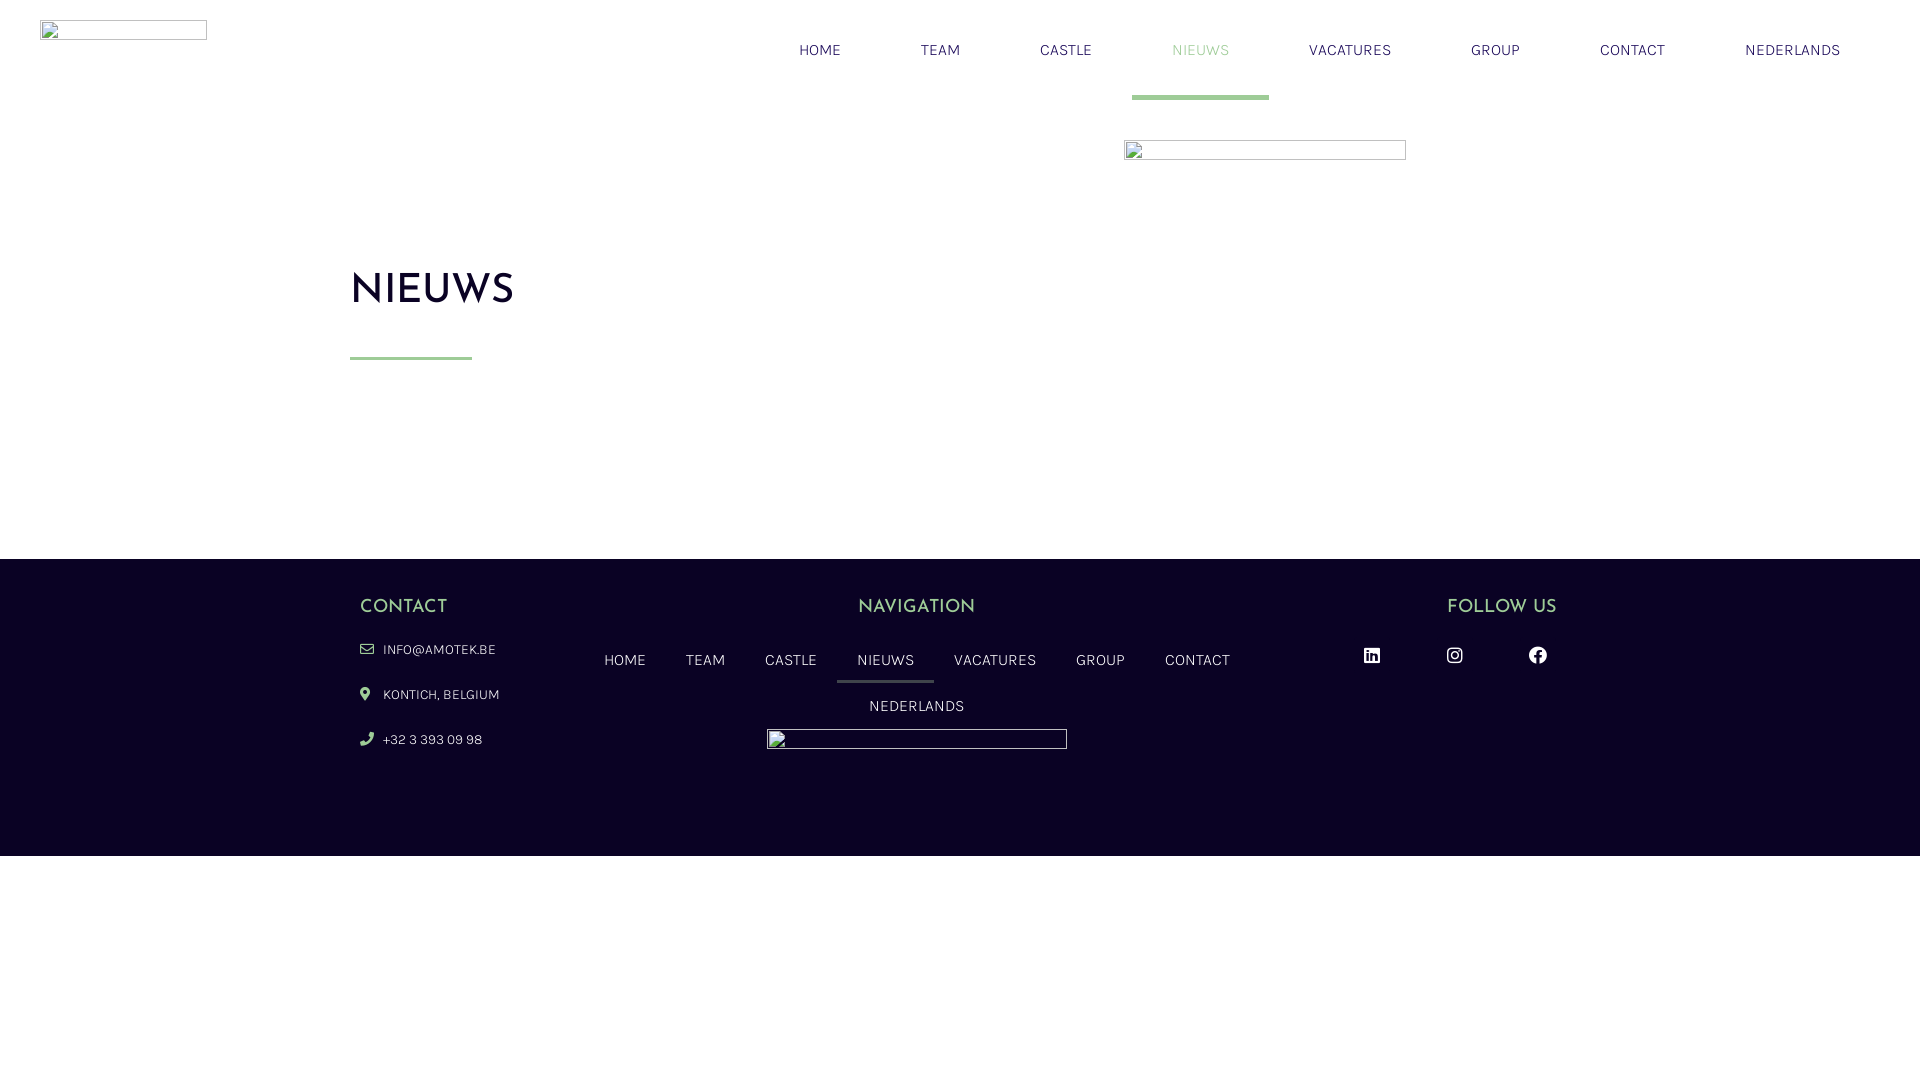 Image resolution: width=1920 pixels, height=1080 pixels. Describe the element at coordinates (1349, 49) in the screenshot. I see `'VACATURES'` at that location.